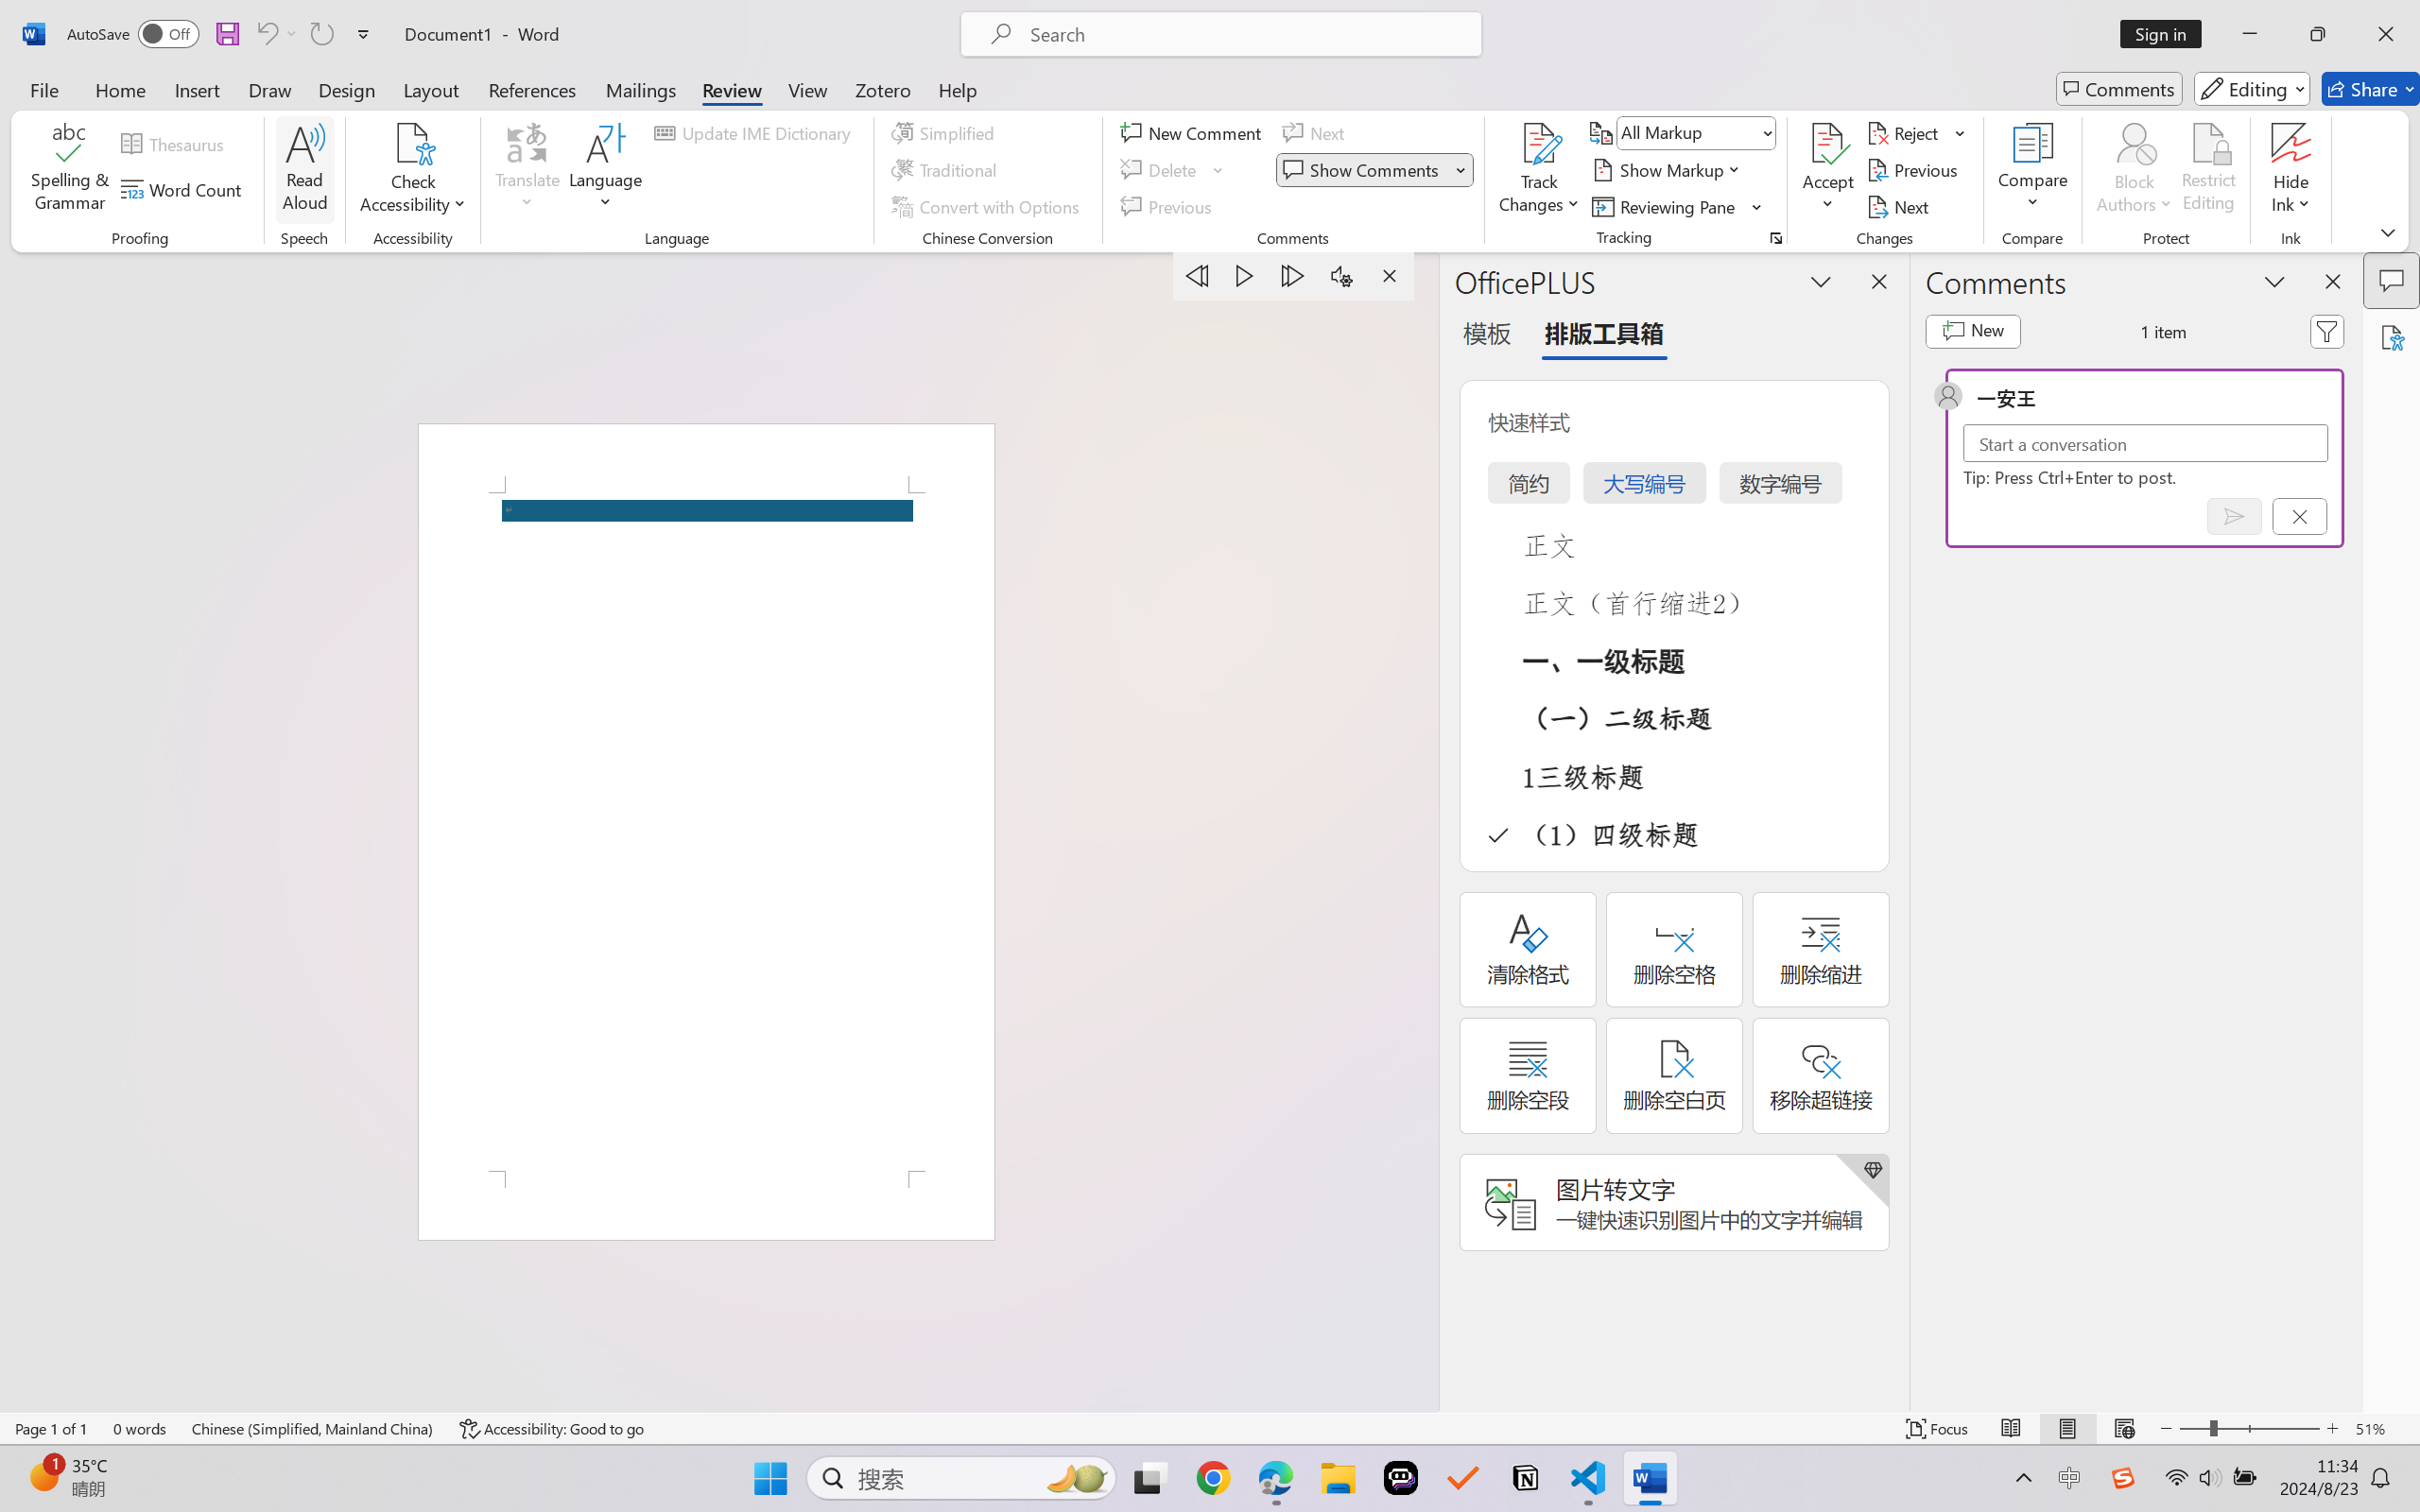 The image size is (2420, 1512). I want to click on 'Undo Apply Quick Style Set', so click(265, 33).